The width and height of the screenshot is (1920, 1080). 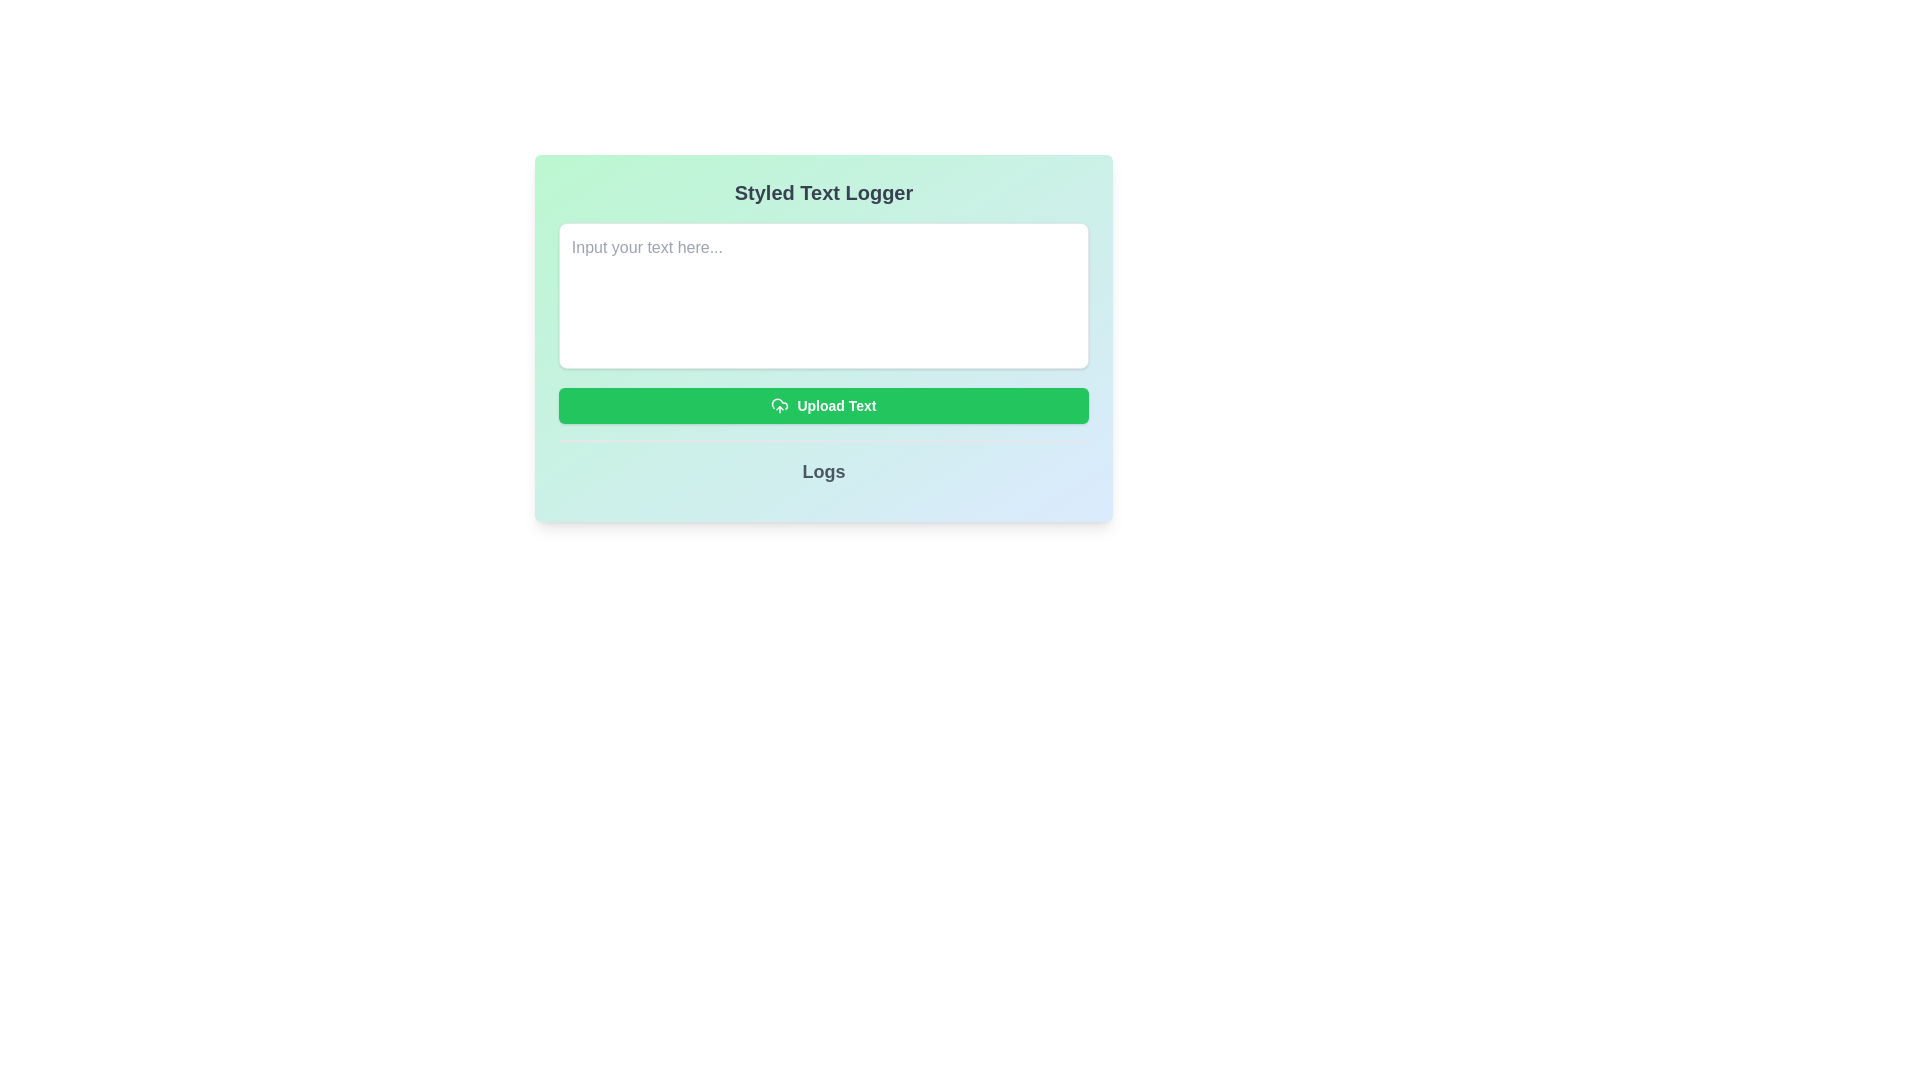 I want to click on text label that contains the word 'Logs', which is styled with bold and slightly larger font size, located at the bottom portion of the main interface panel, centered horizontally below the green 'Upload Text' button, so click(x=824, y=471).